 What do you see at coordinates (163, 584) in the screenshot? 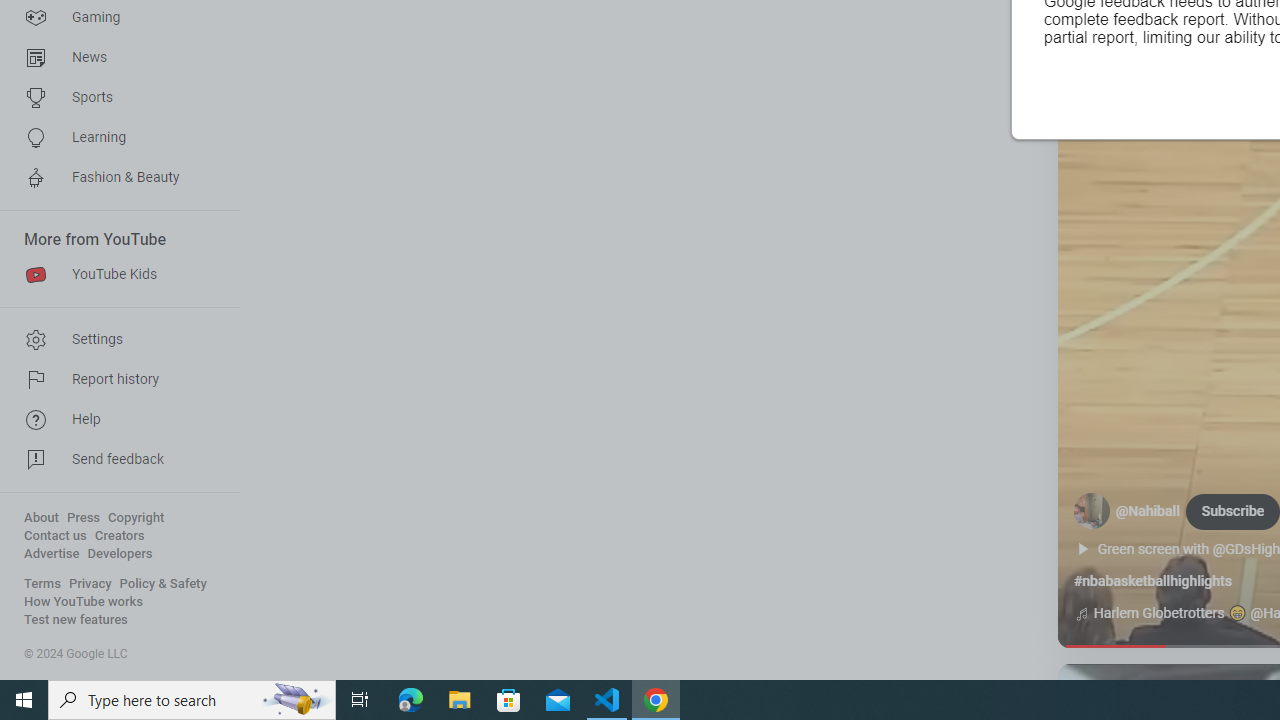
I see `'Policy & Safety'` at bounding box center [163, 584].